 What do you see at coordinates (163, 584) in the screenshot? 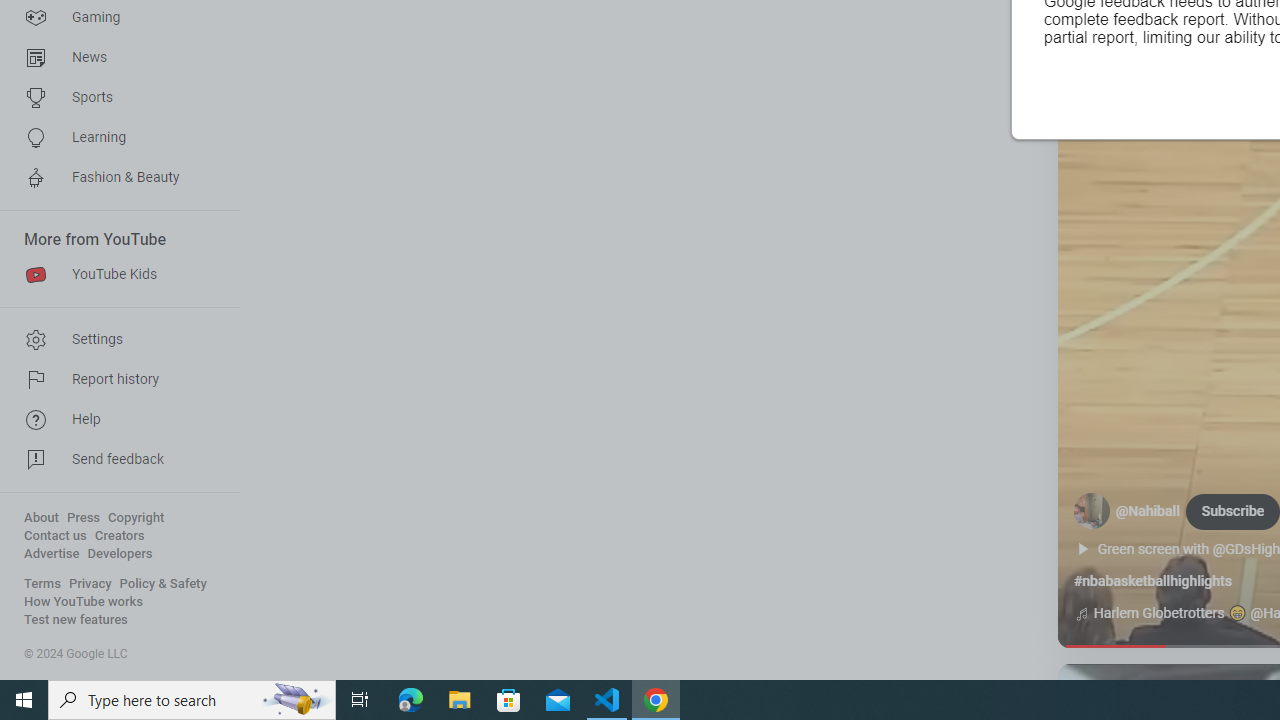
I see `'Policy & Safety'` at bounding box center [163, 584].